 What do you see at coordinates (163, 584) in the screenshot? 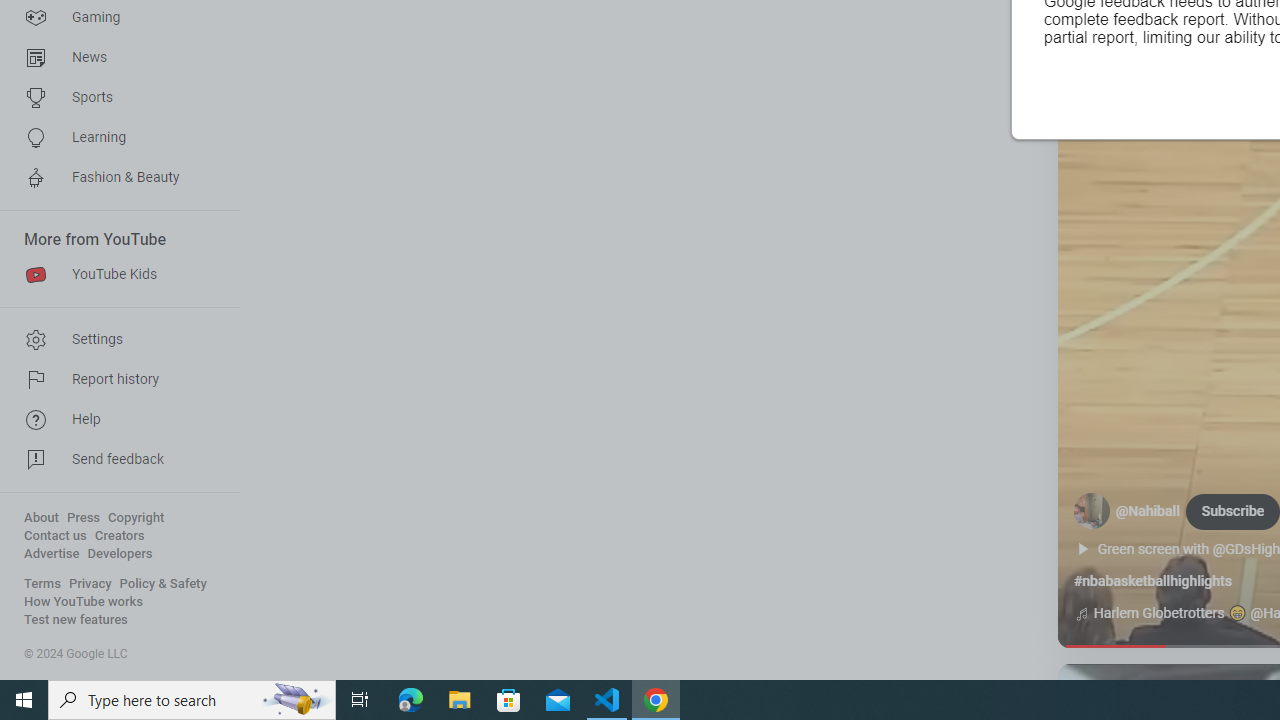
I see `'Policy & Safety'` at bounding box center [163, 584].